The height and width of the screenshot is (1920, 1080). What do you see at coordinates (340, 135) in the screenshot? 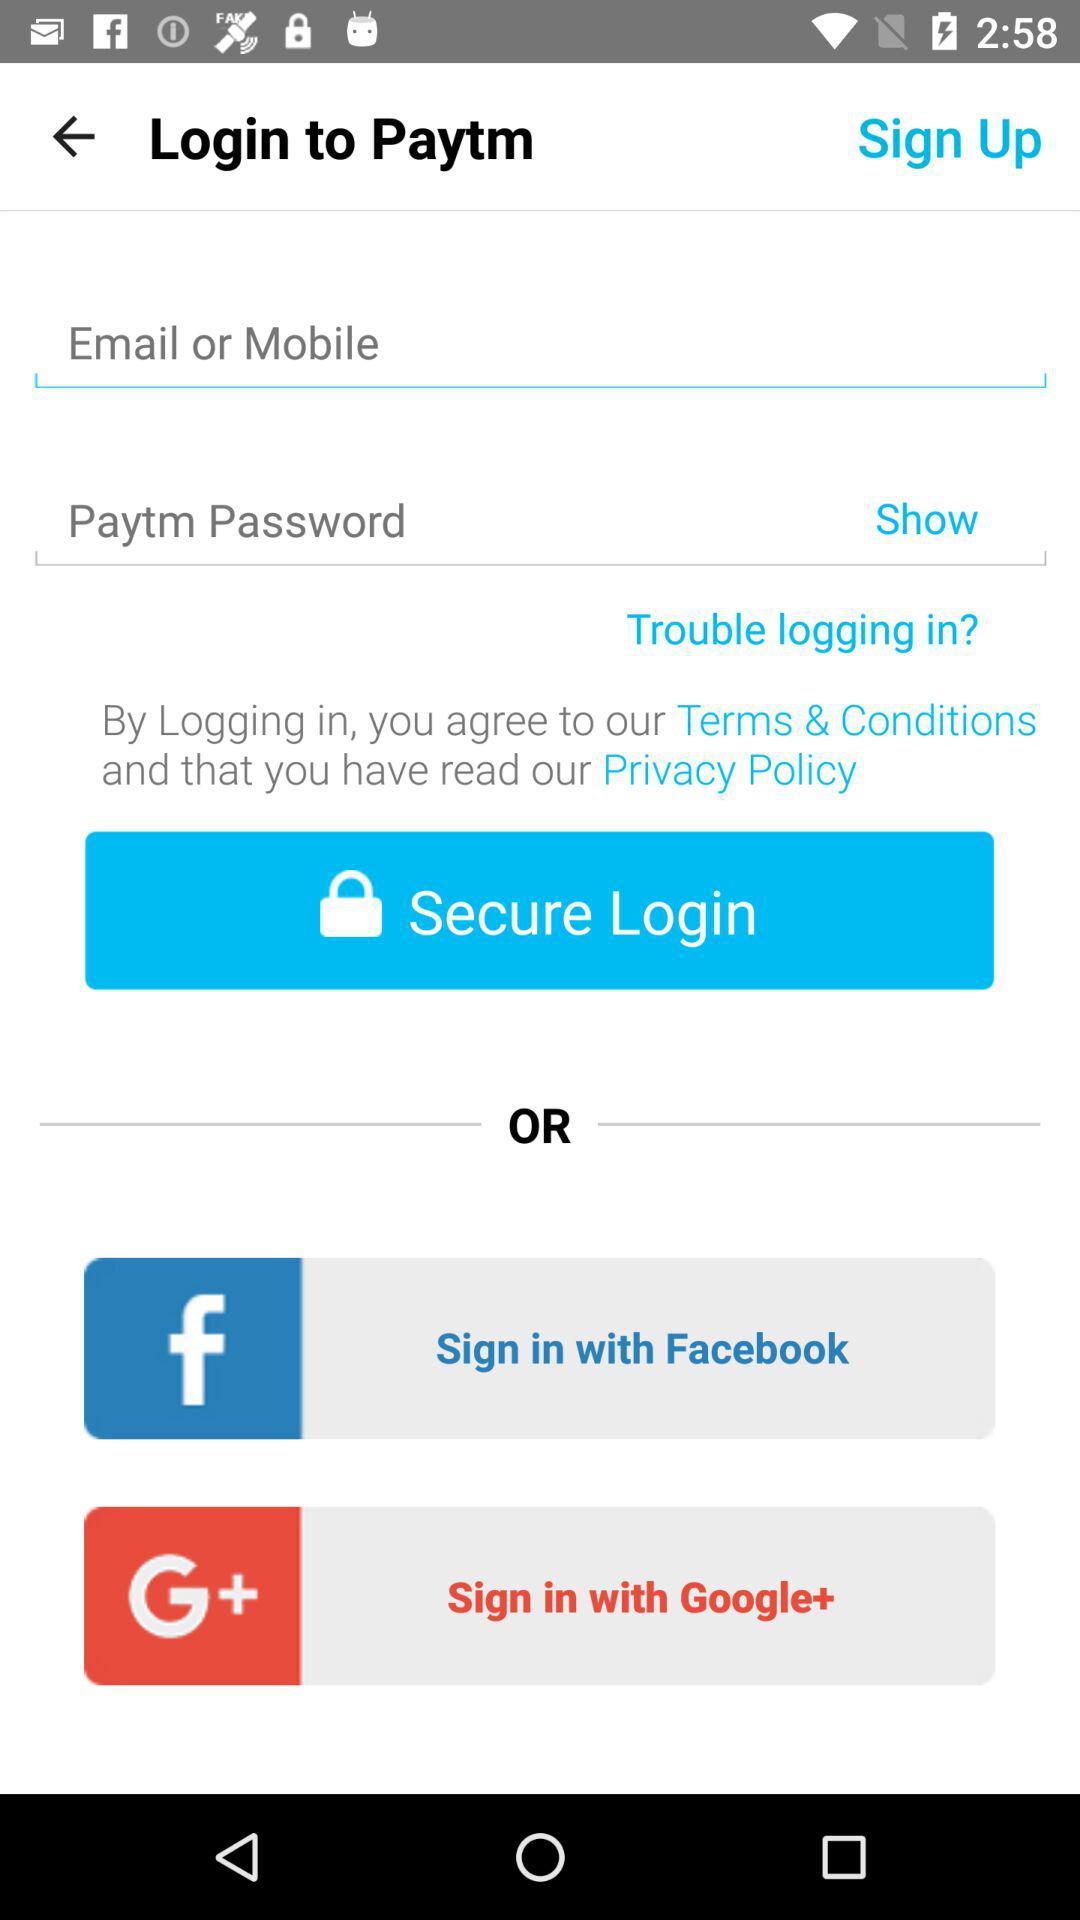
I see `icon to the left of the sign up` at bounding box center [340, 135].